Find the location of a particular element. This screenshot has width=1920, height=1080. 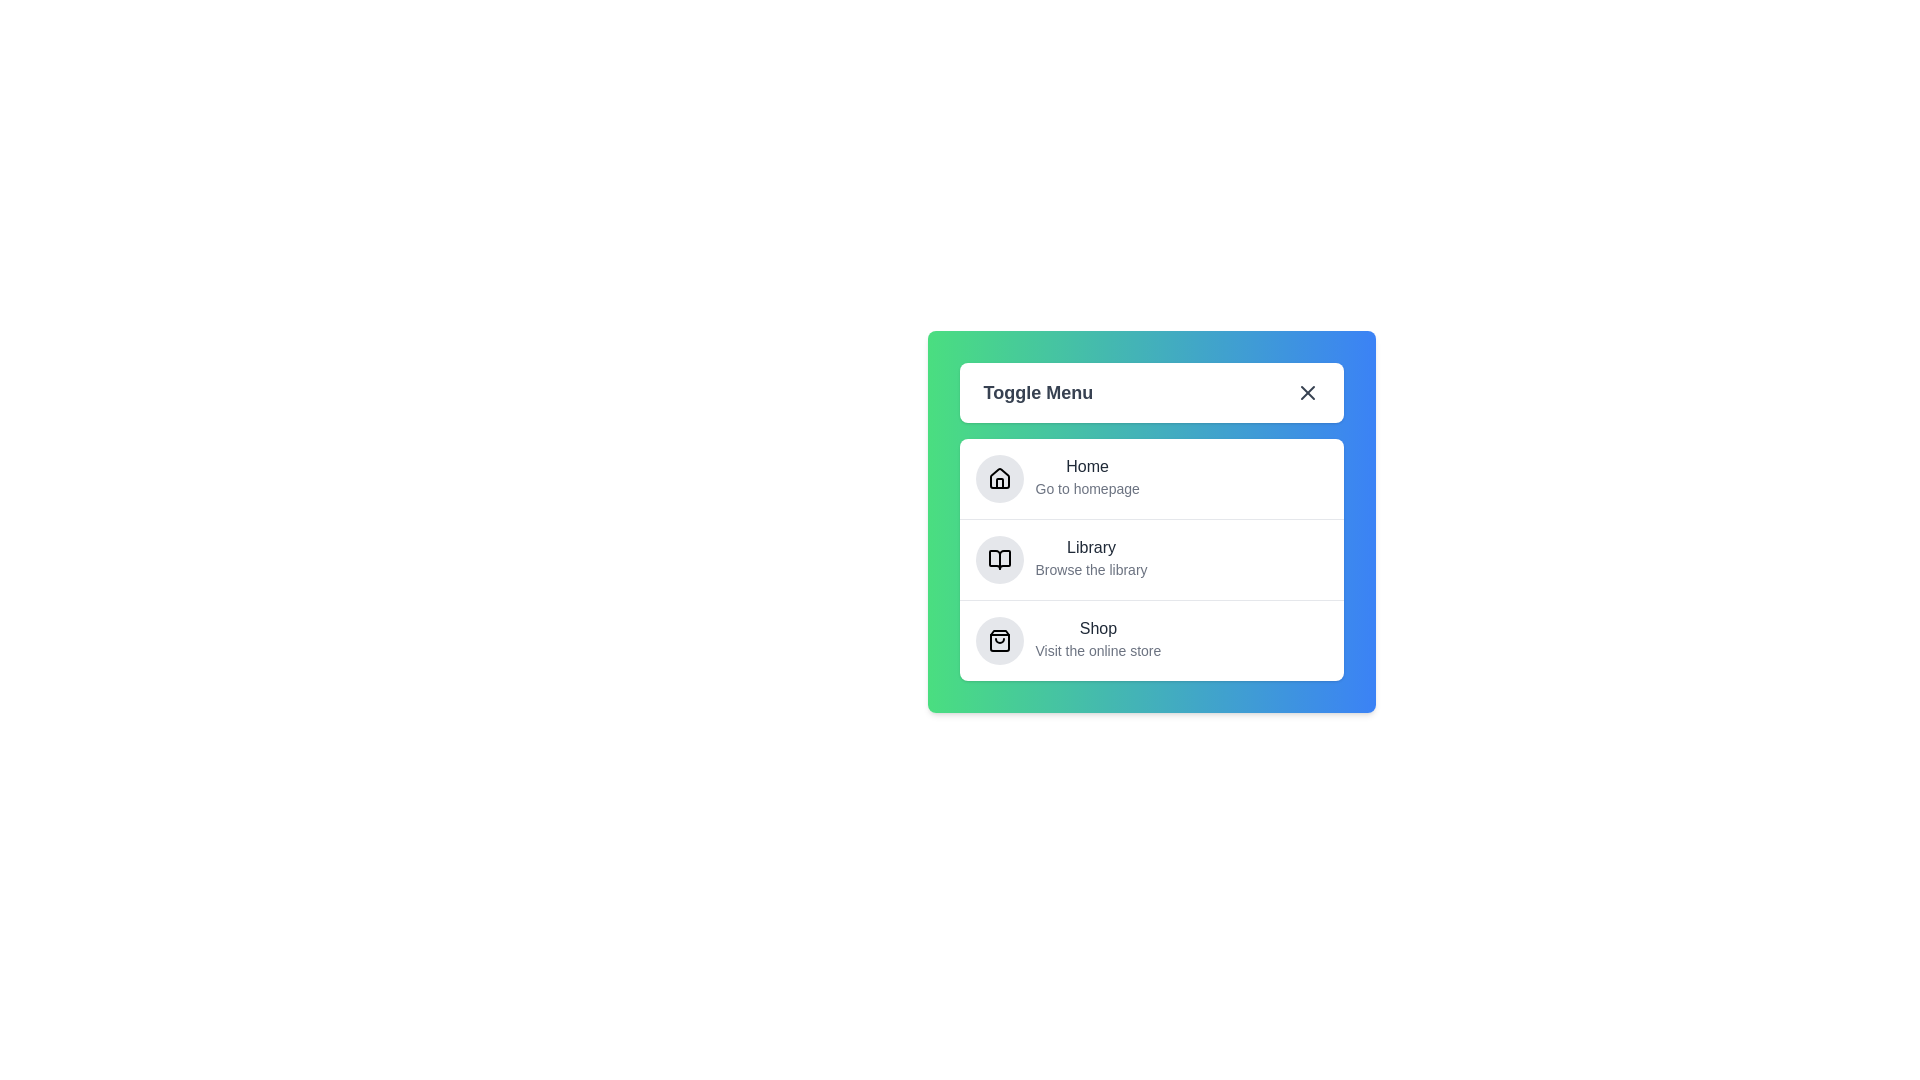

the icon corresponding to Shop in the menu is located at coordinates (999, 640).